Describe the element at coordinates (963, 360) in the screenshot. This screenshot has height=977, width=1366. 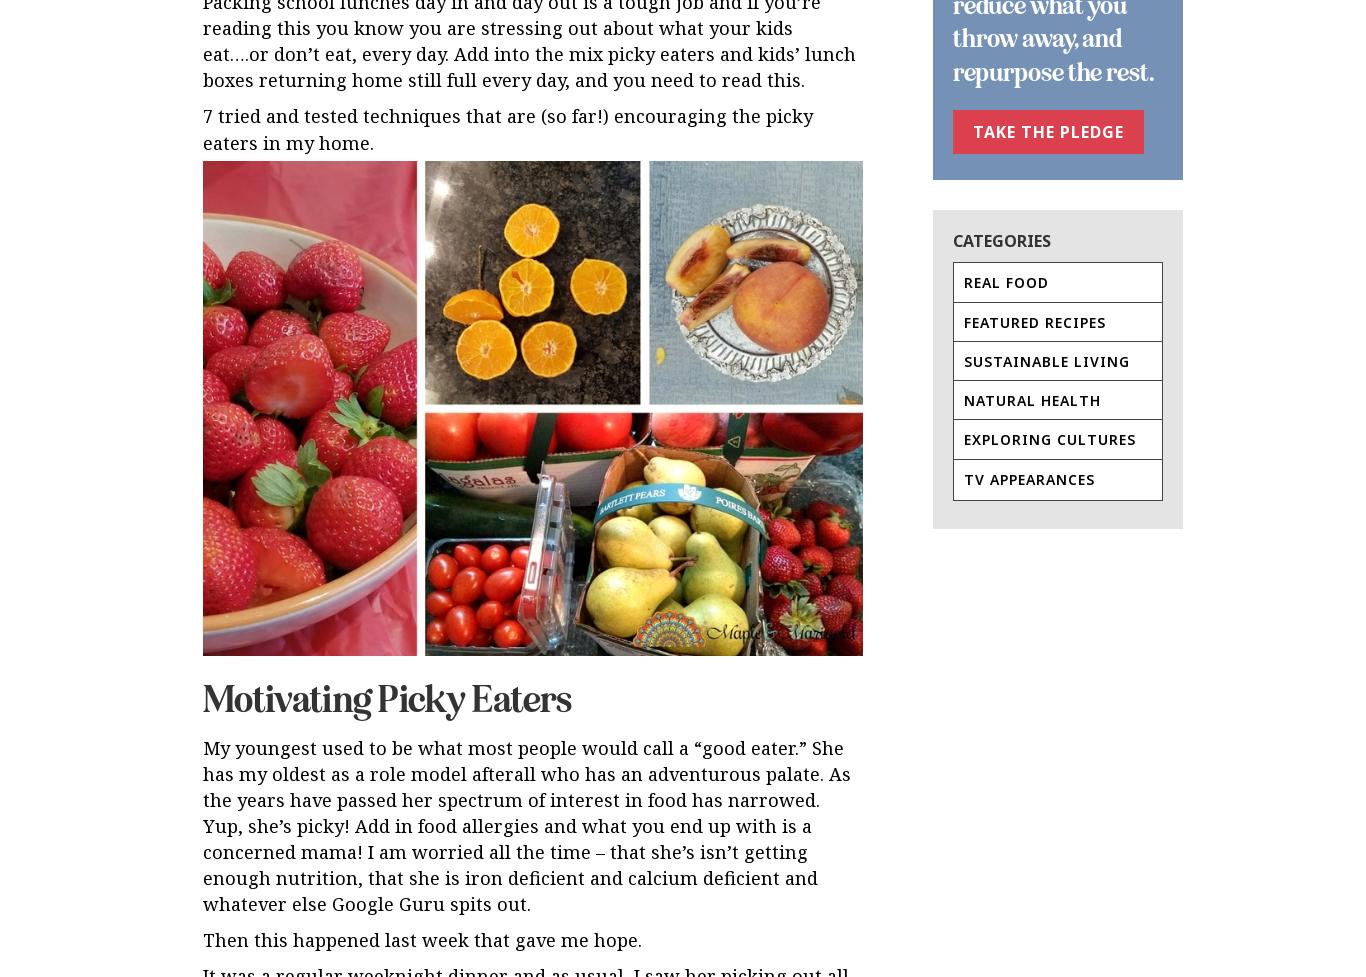
I see `'Sustainable Living'` at that location.